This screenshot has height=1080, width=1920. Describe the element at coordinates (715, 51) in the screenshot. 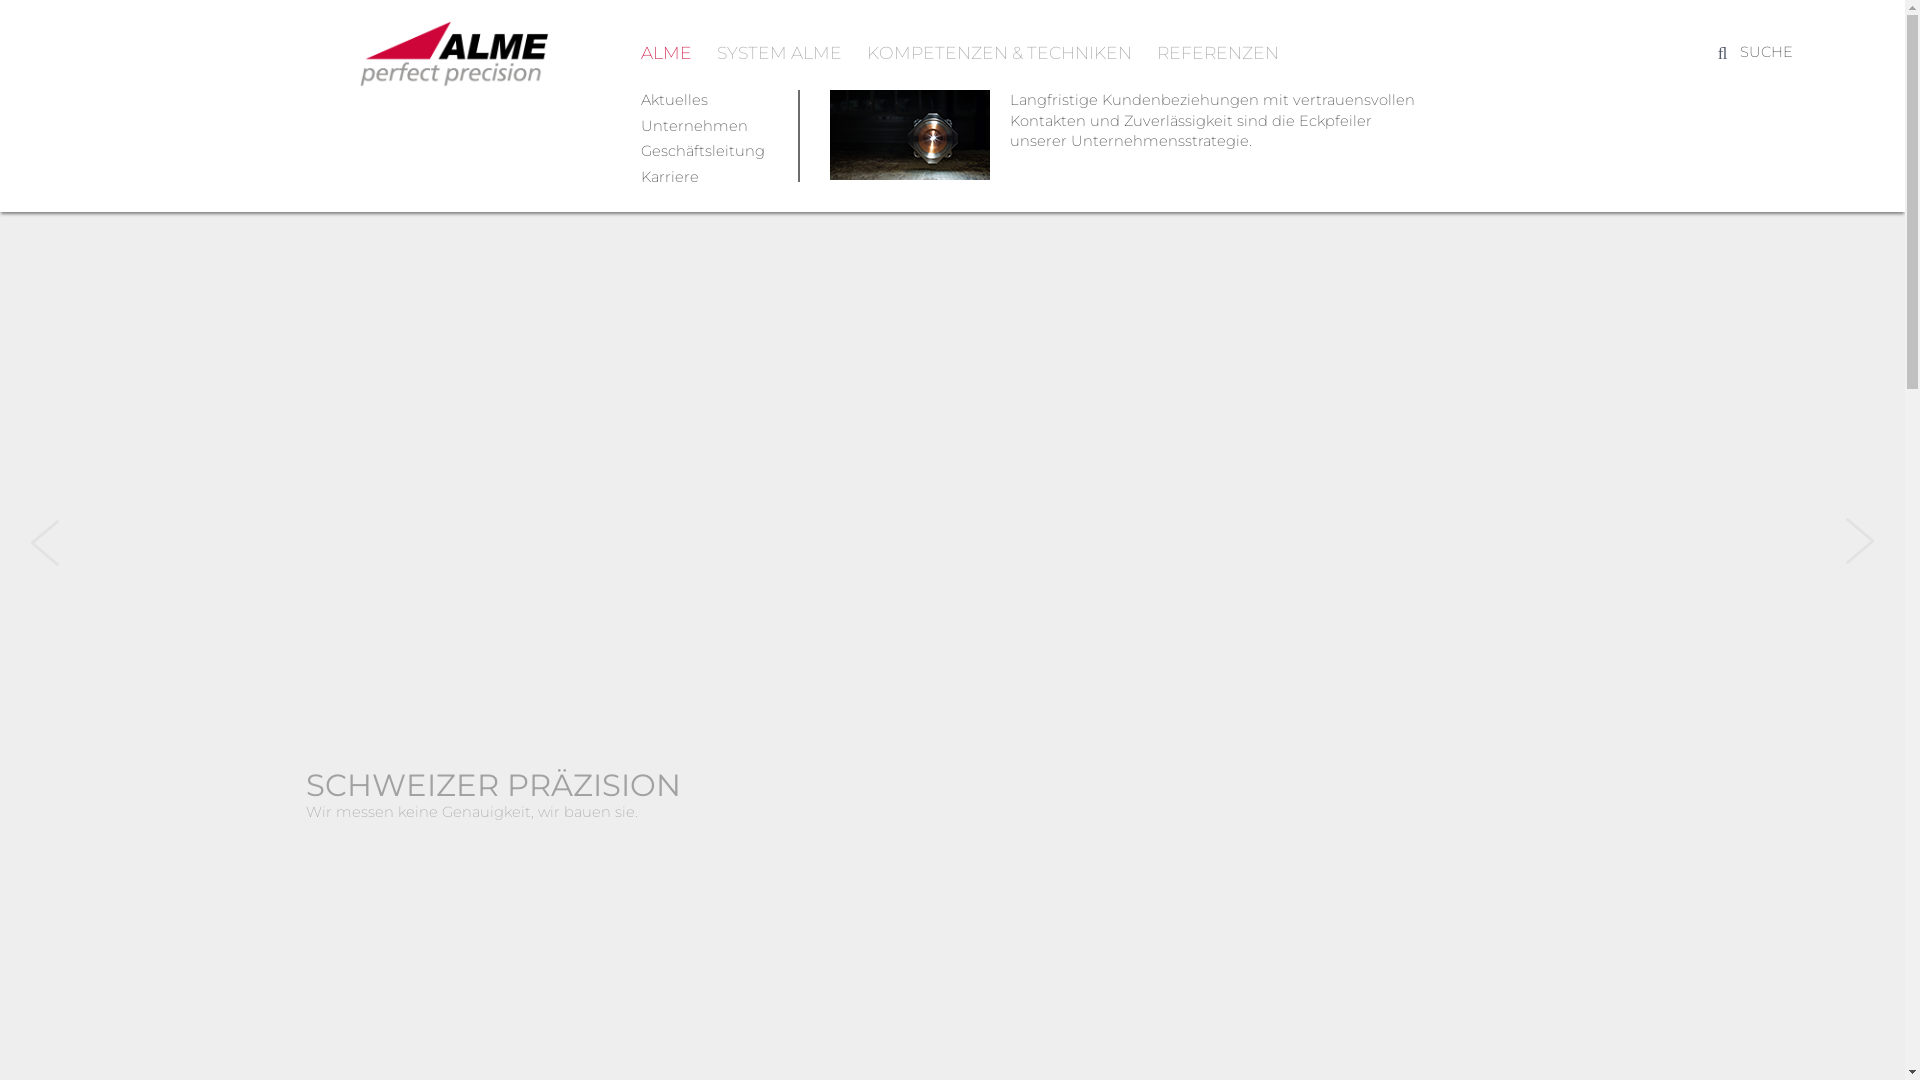

I see `'SYSTEM ALME'` at that location.